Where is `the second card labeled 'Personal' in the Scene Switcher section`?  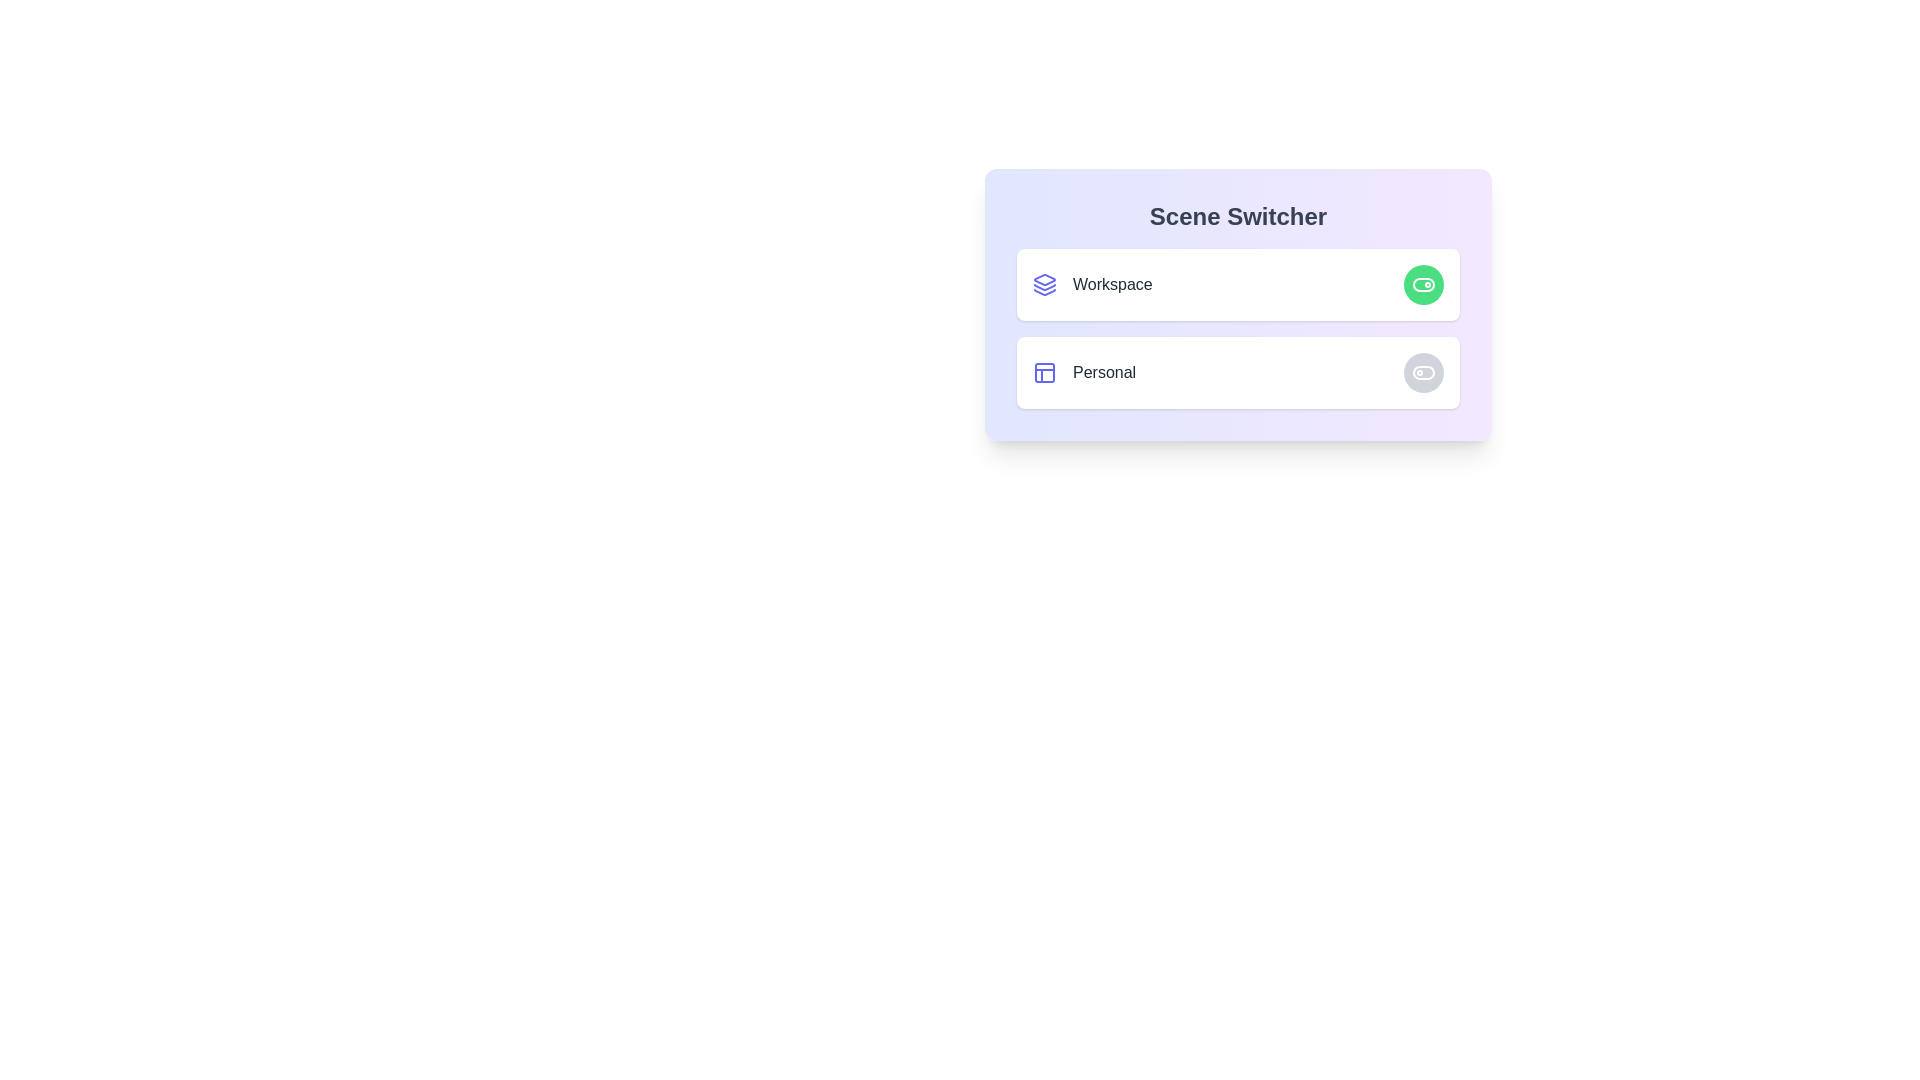 the second card labeled 'Personal' in the Scene Switcher section is located at coordinates (1237, 373).